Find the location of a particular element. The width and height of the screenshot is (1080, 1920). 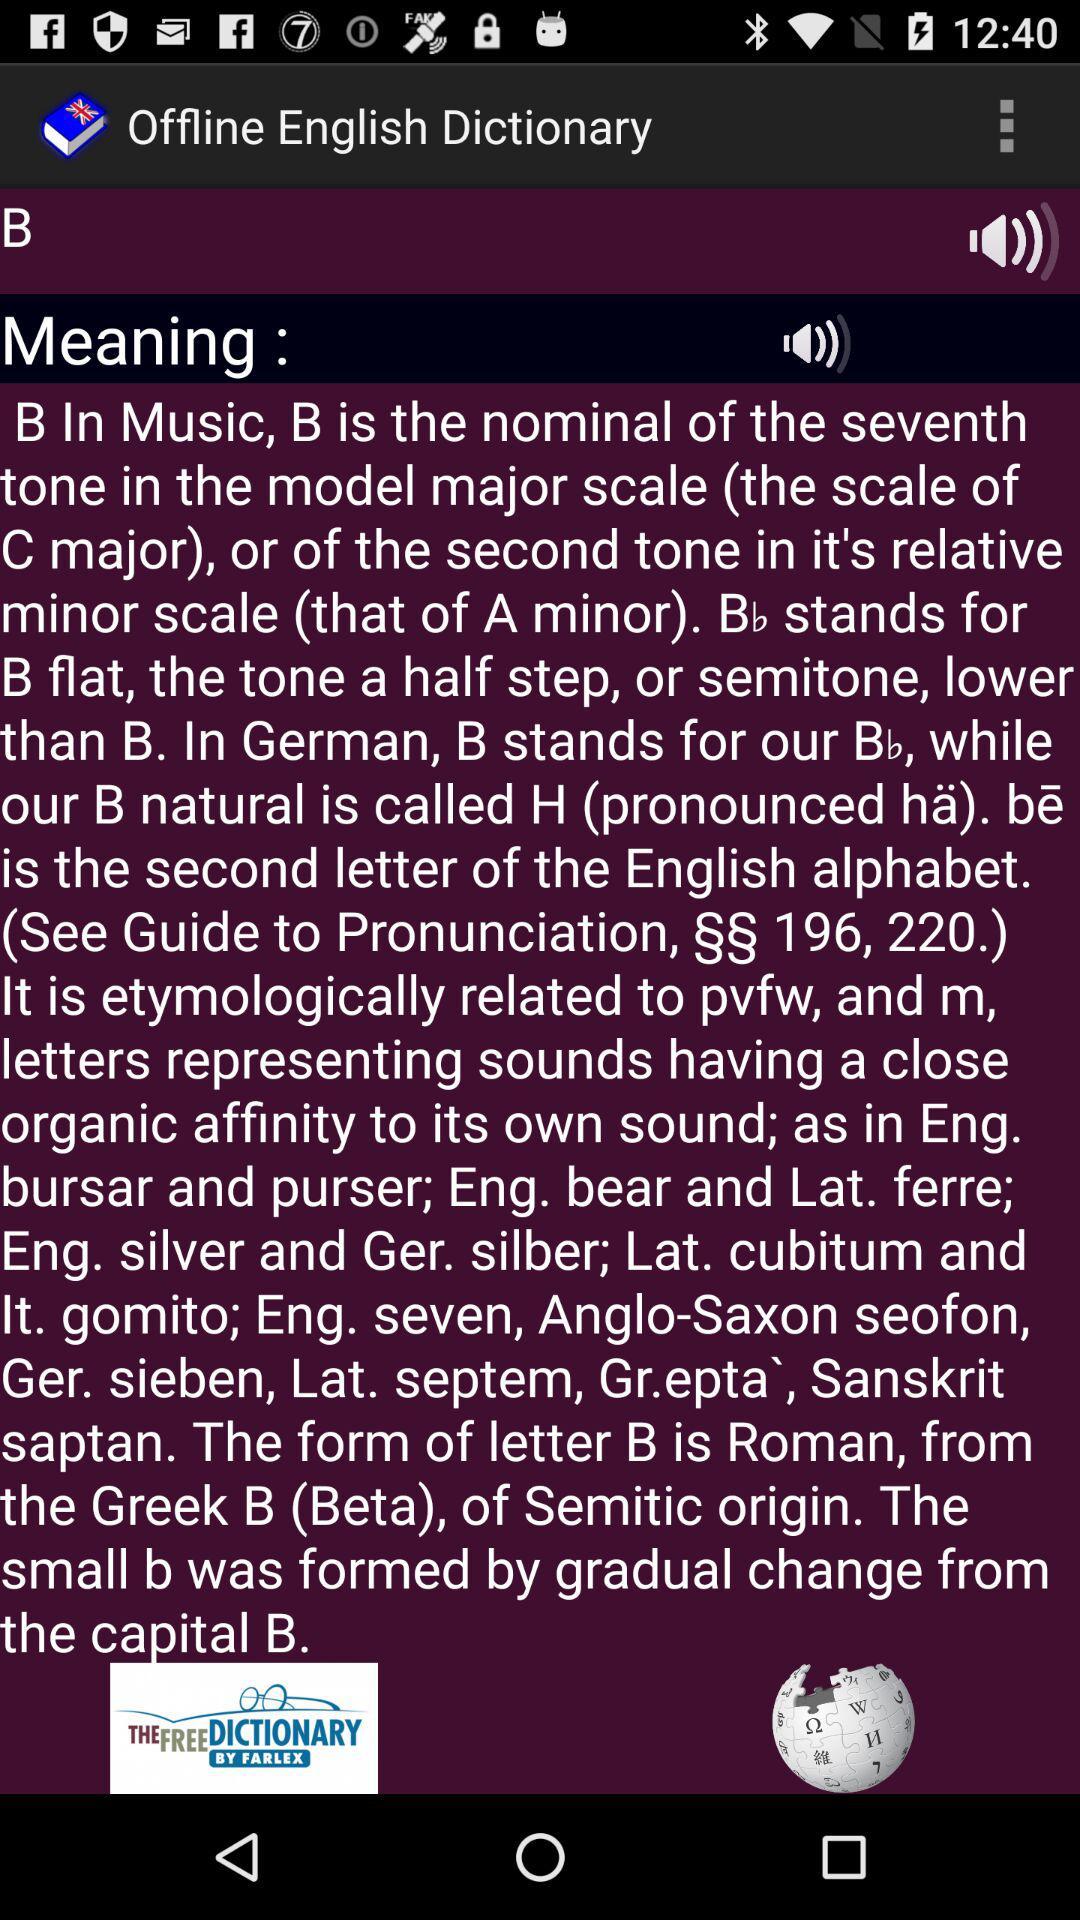

item above the b icon is located at coordinates (1006, 124).